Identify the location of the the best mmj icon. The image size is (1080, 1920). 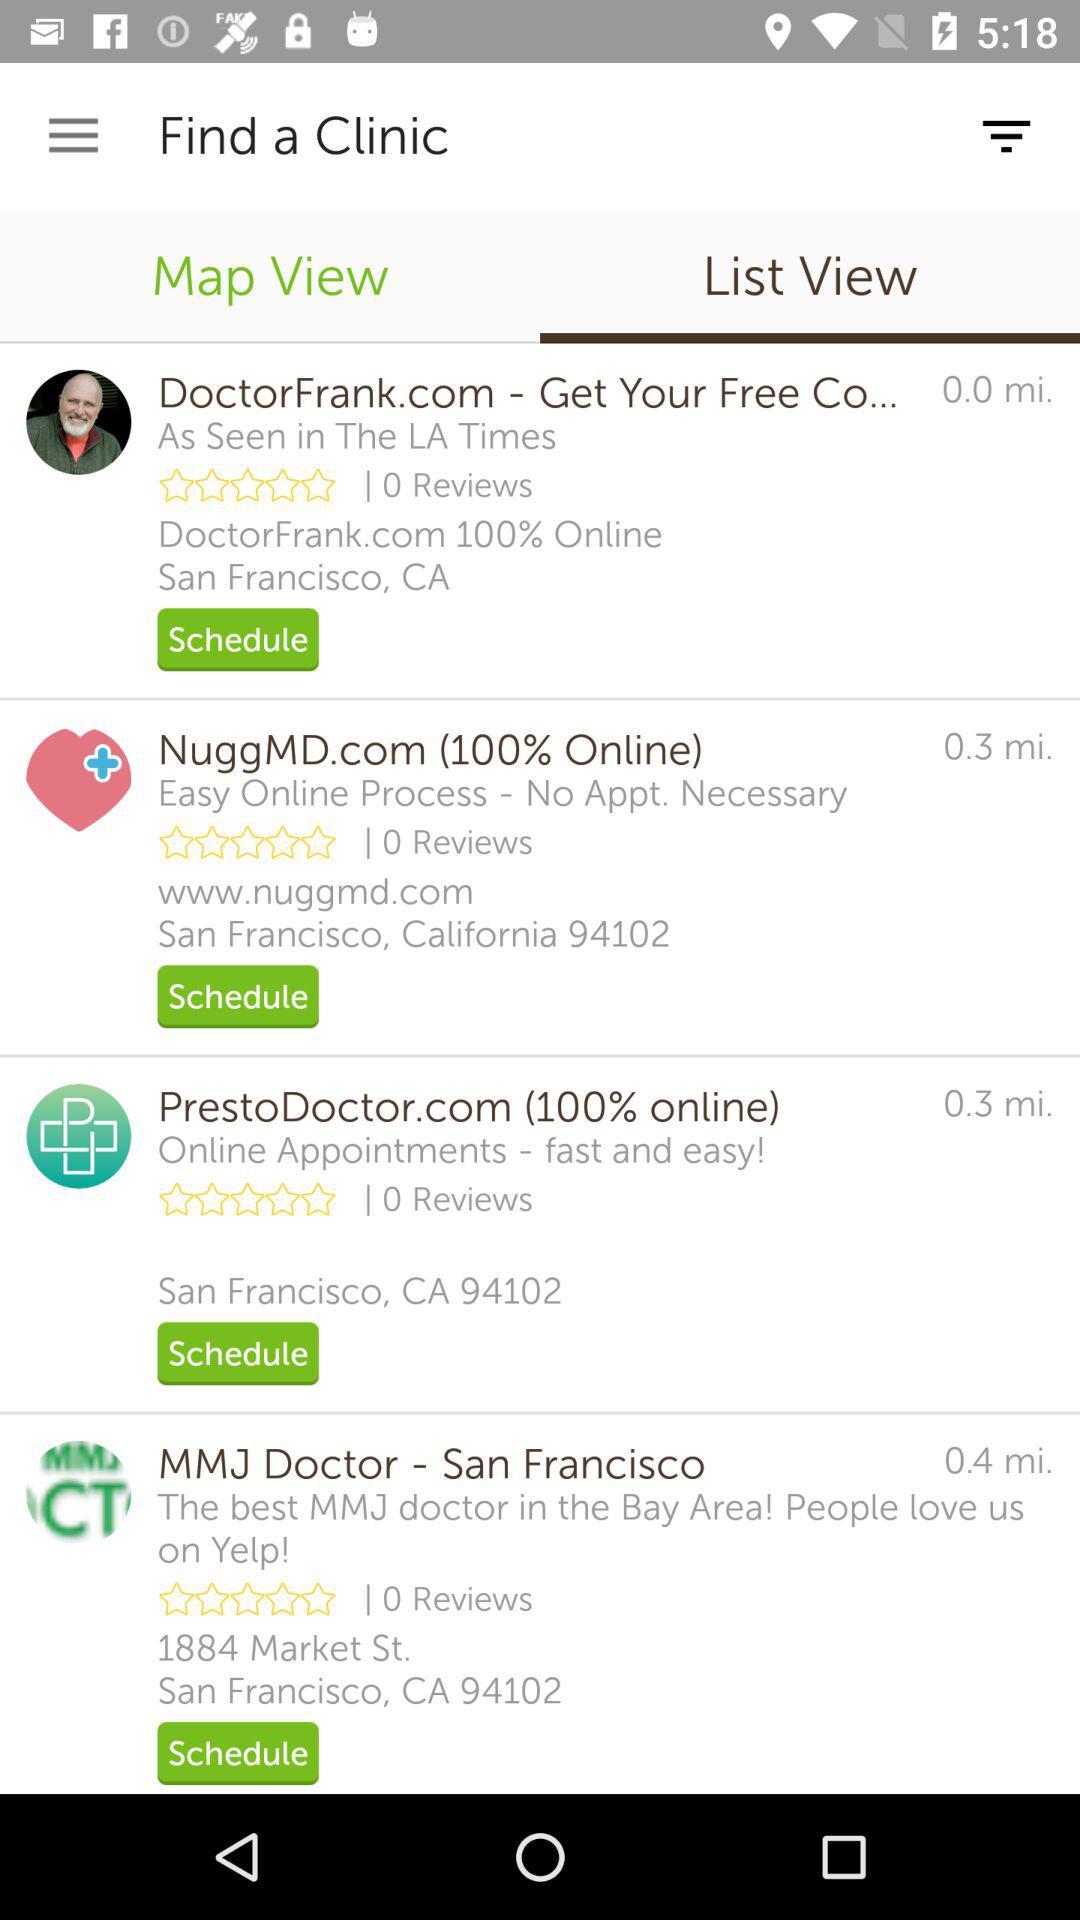
(604, 1527).